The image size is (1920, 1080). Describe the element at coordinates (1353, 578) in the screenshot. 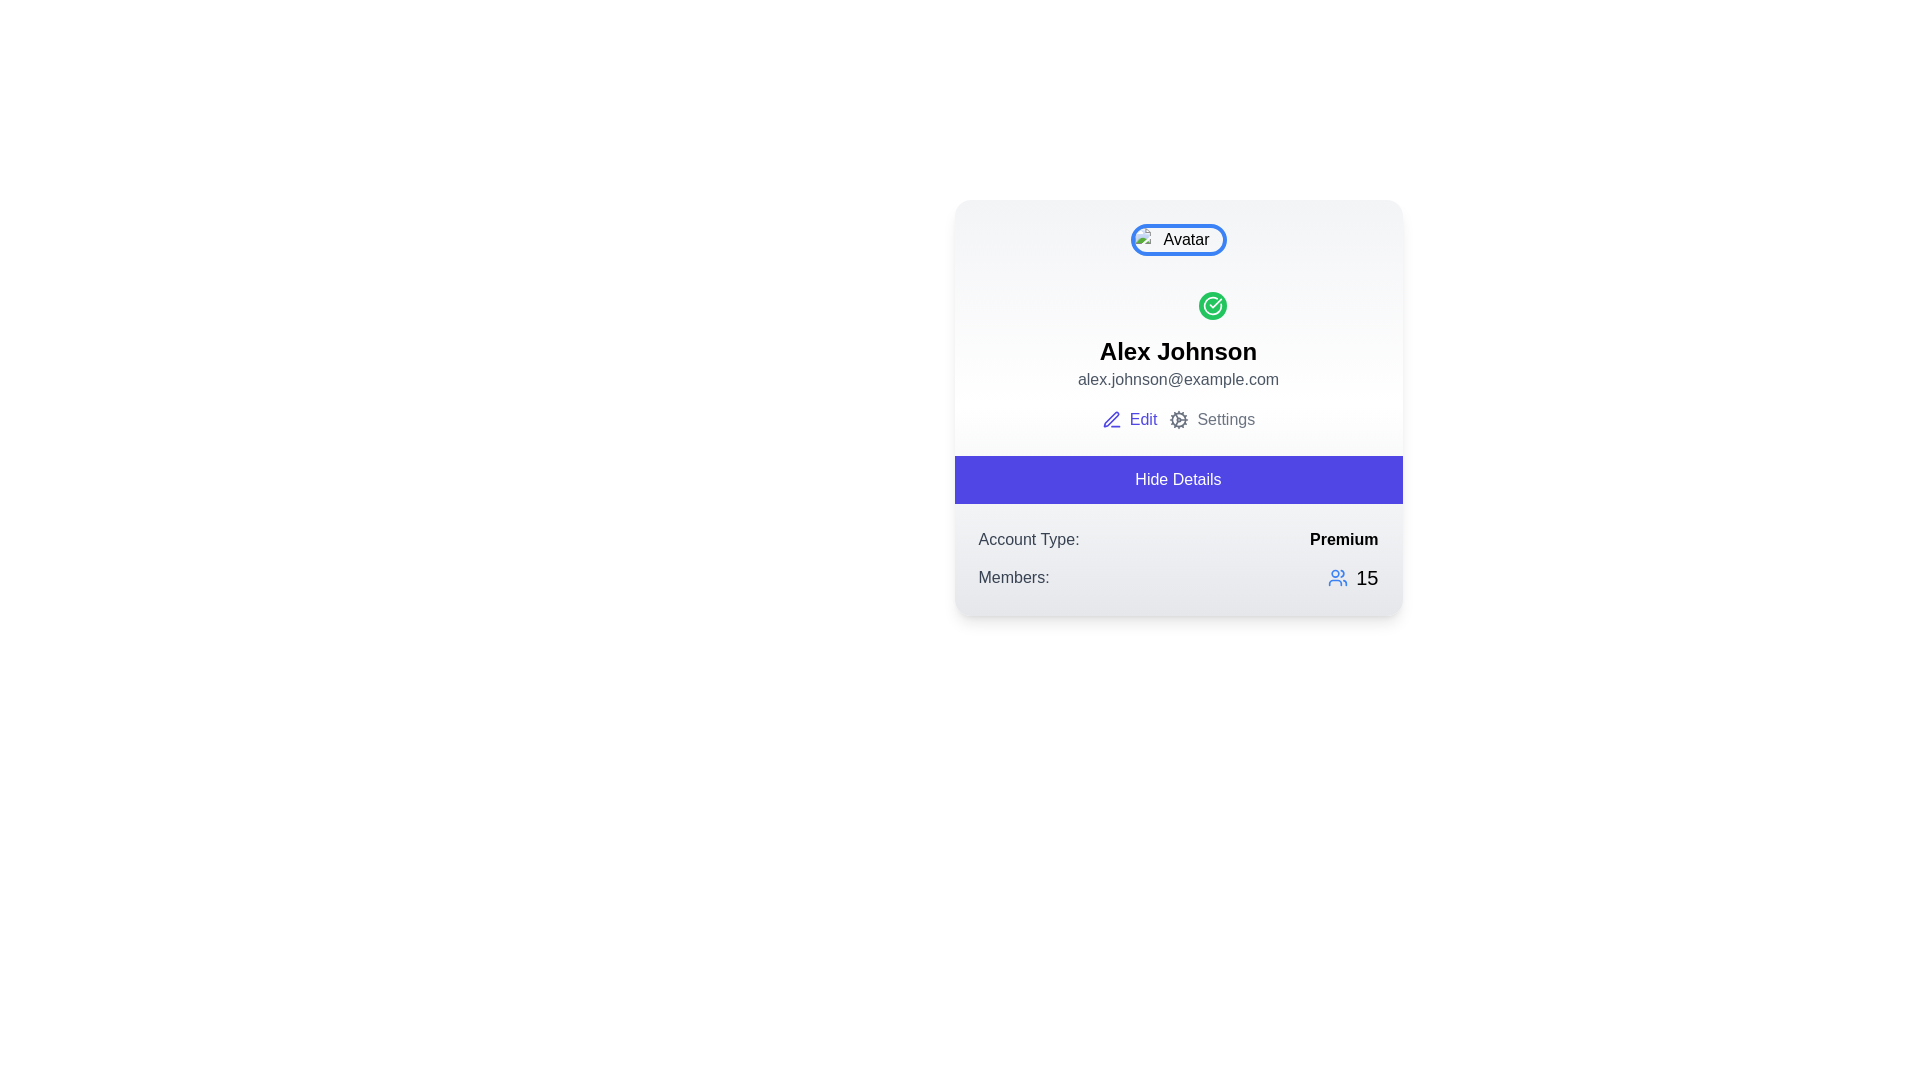

I see `displayed member count from the static display indicator located in the 'Members:' section near the bottom-right corner of the user information card` at that location.